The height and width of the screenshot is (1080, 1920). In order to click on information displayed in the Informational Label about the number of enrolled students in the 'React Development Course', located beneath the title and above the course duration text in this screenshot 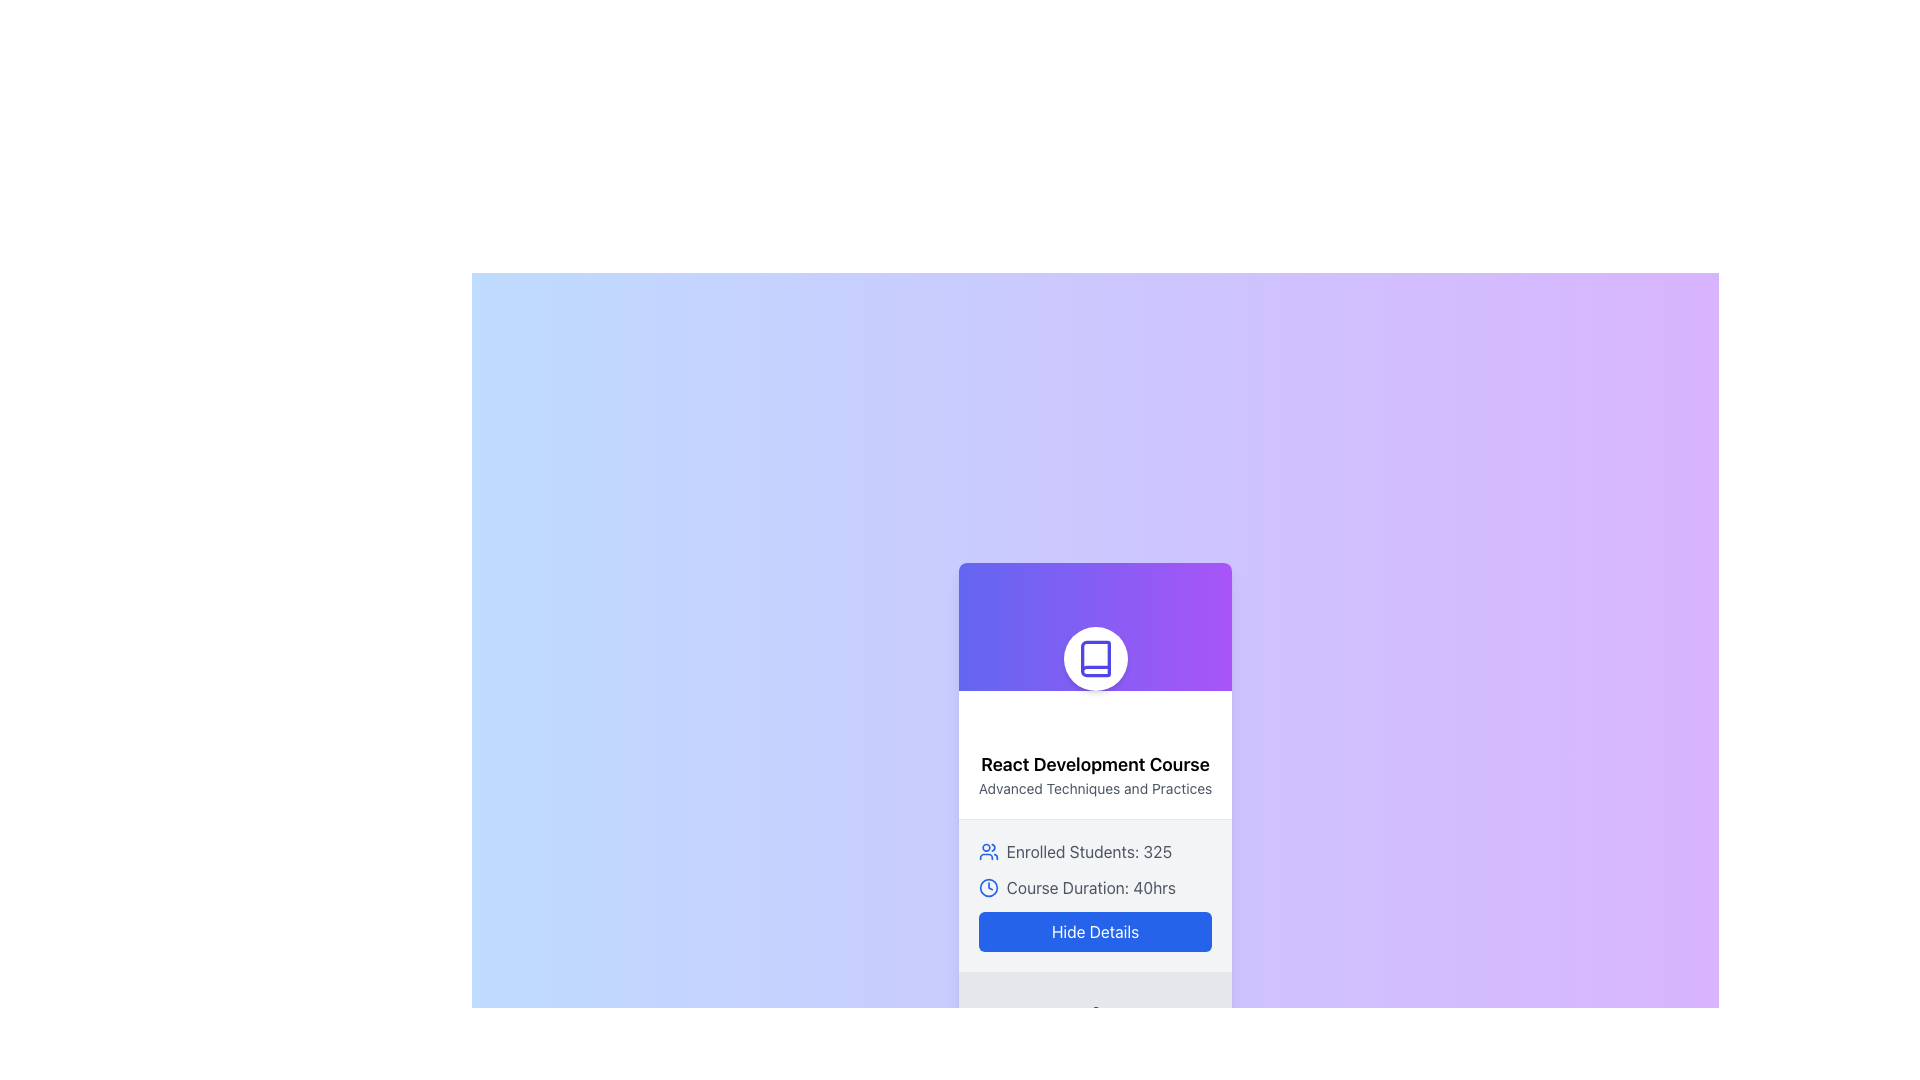, I will do `click(1094, 852)`.